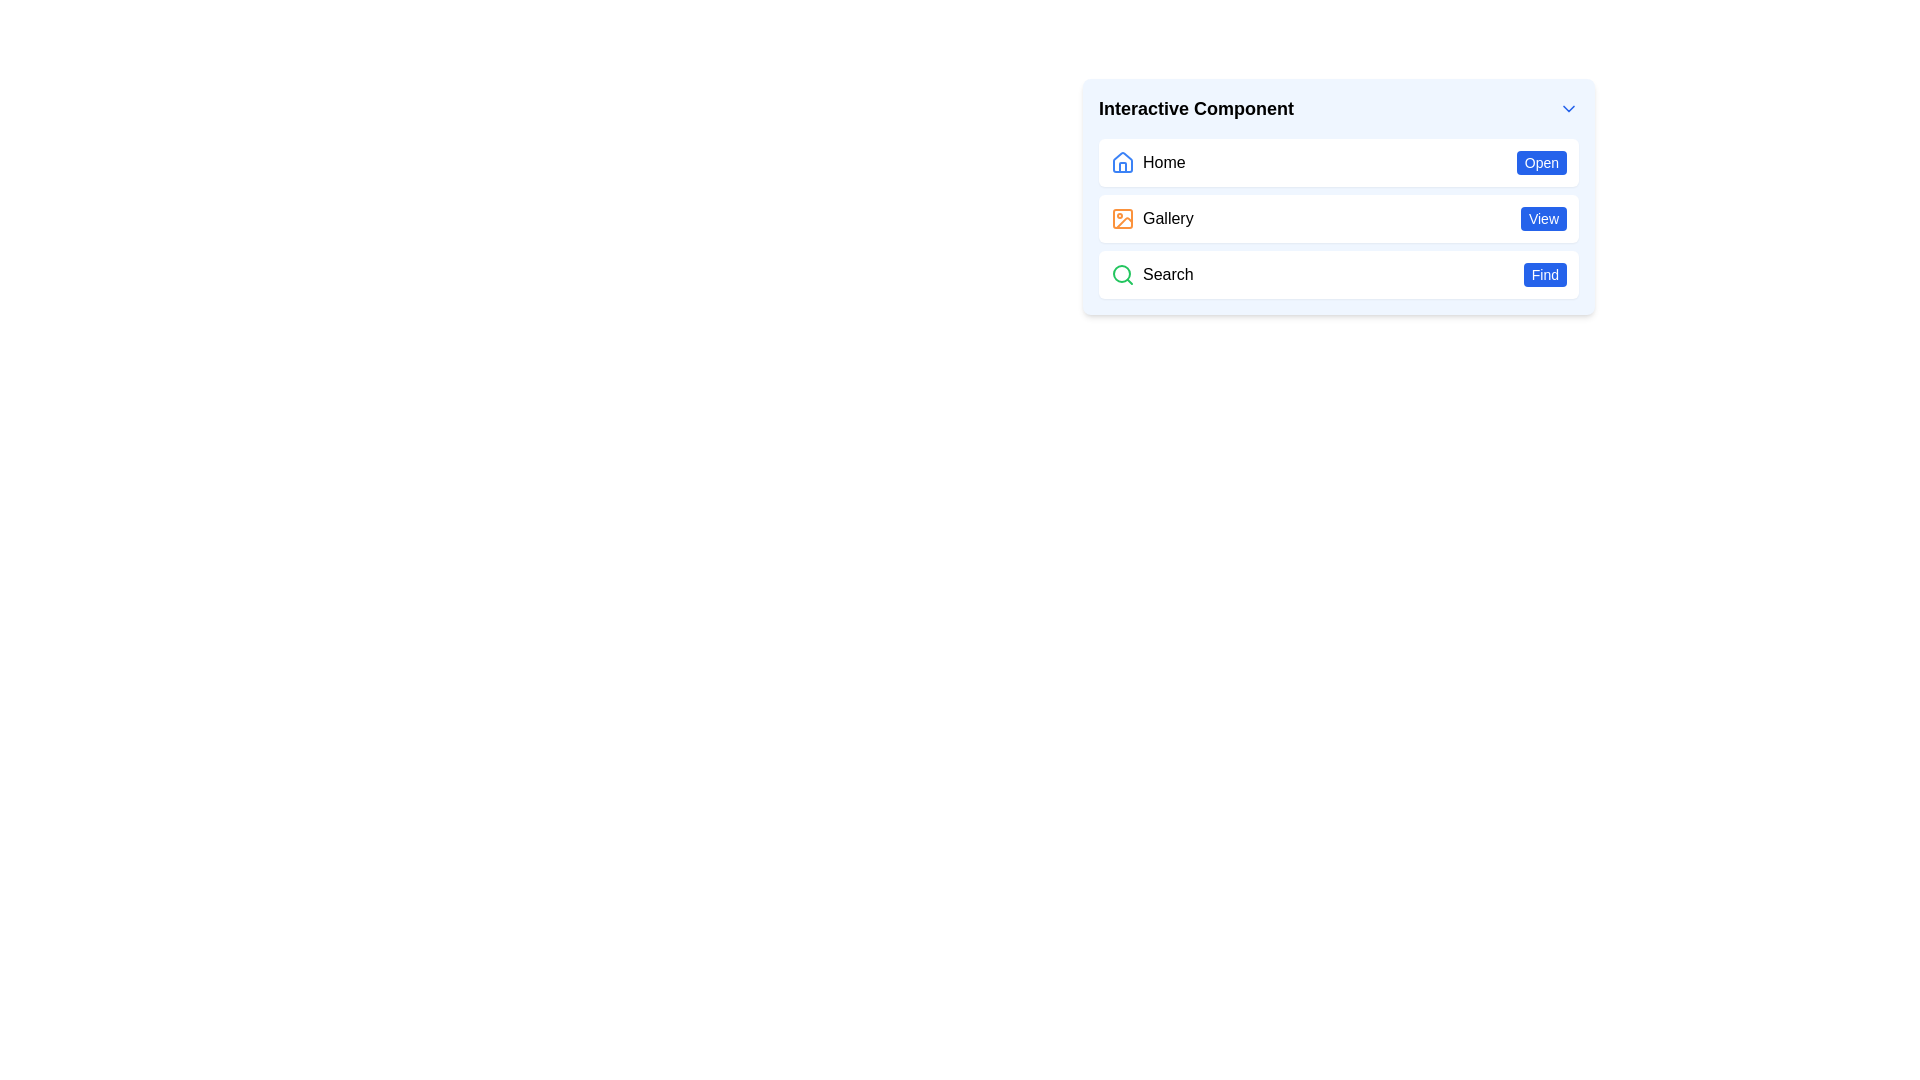  I want to click on the light orange square icon representing the gallery section, which is the second option in the vertical group of icons including Home, Gallery, and Search, so click(1123, 219).